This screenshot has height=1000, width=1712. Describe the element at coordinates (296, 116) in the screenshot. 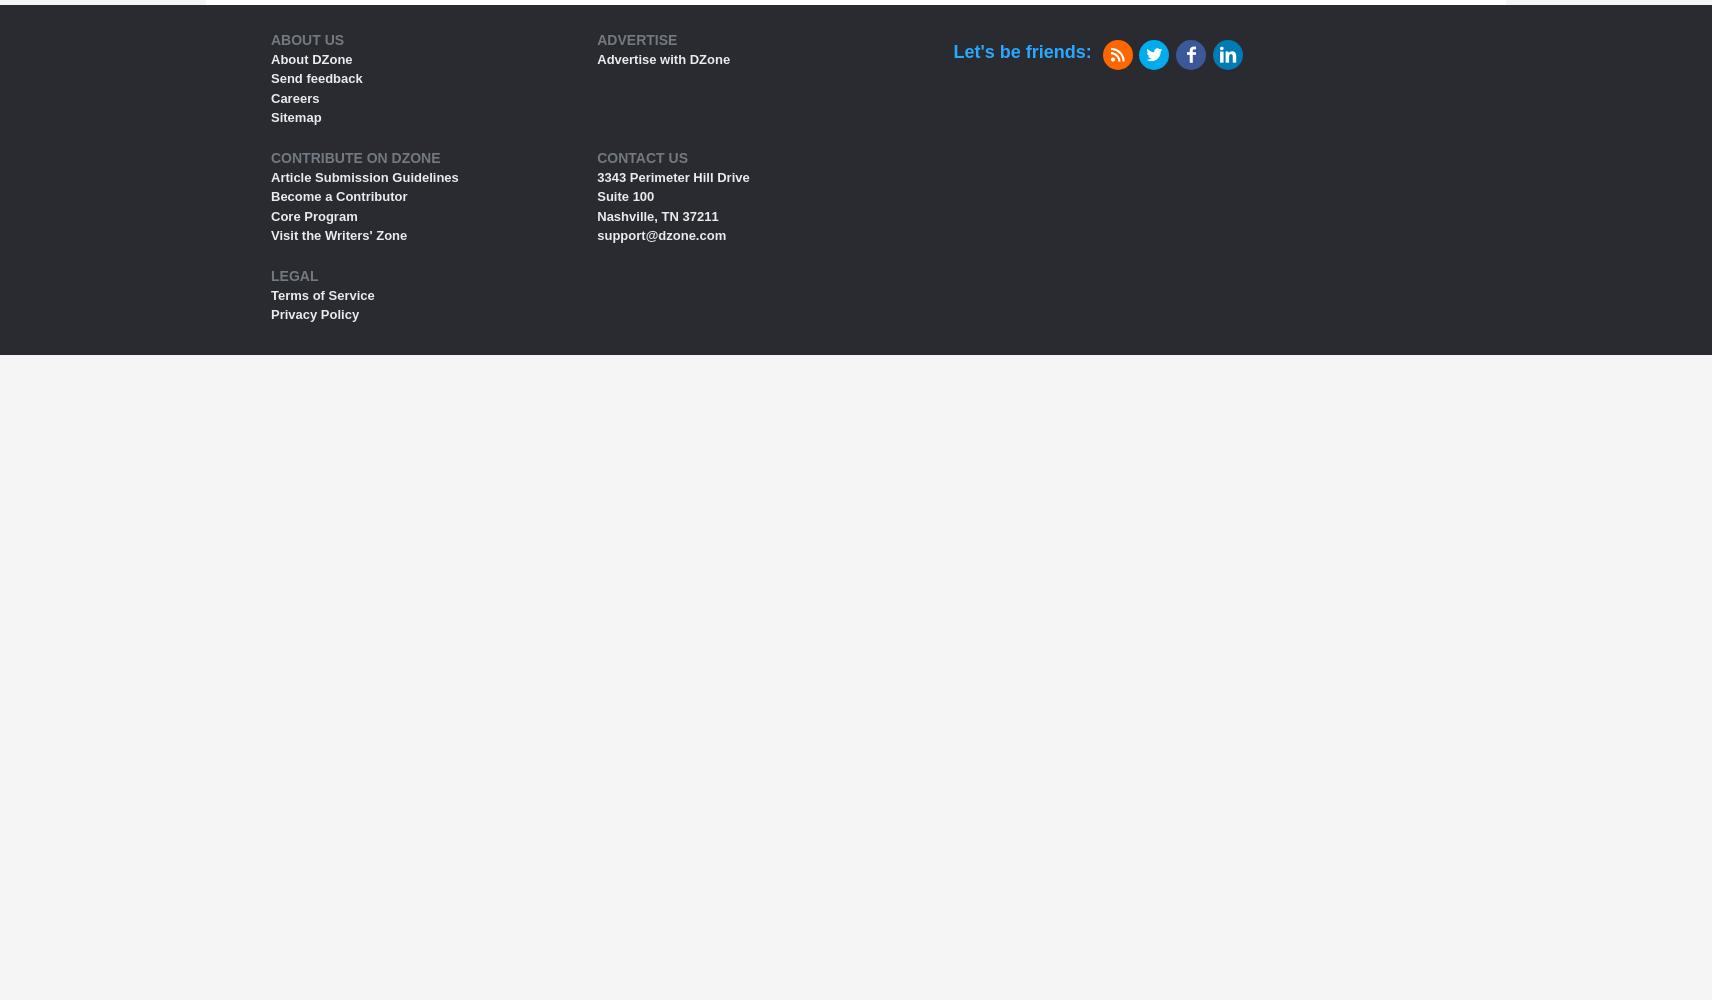

I see `'Sitemap'` at that location.